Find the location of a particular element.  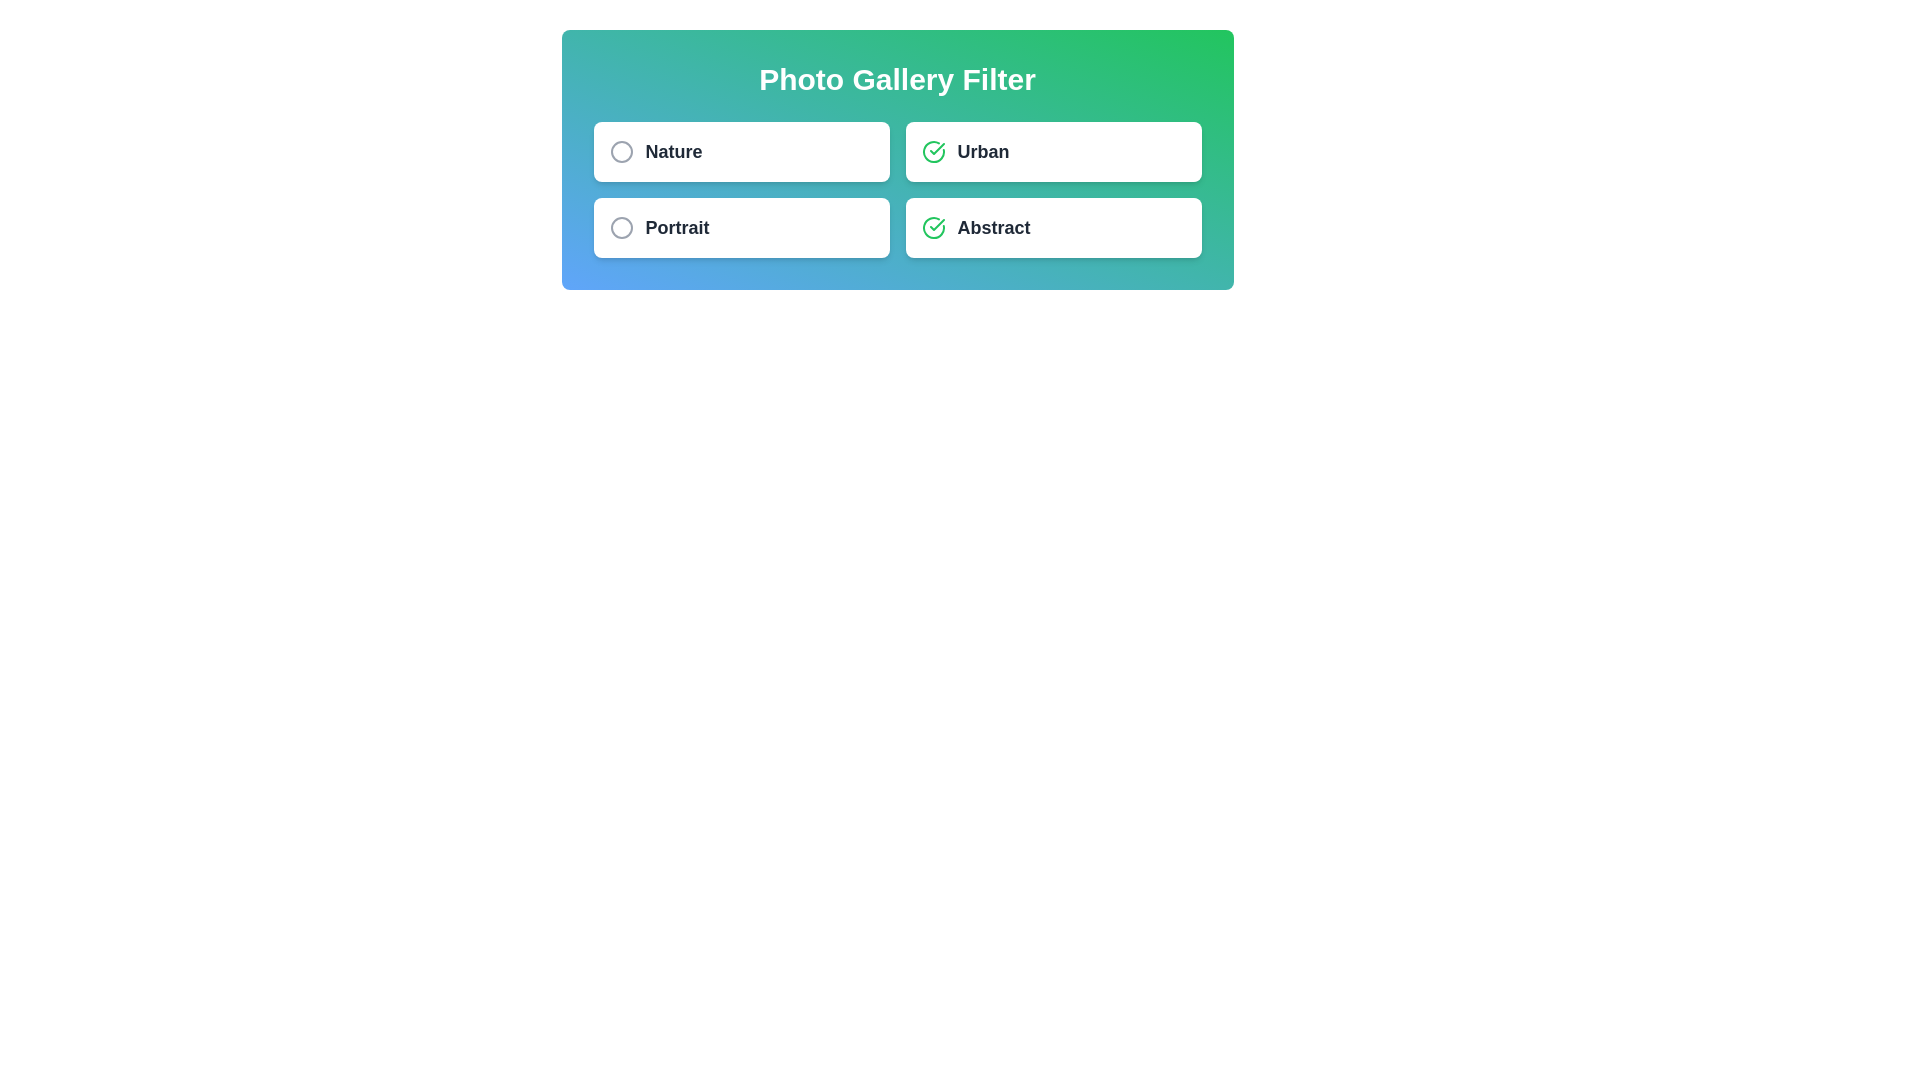

the filter icon to toggle its selection state. The parameter Portrait specifies the filter to interact with is located at coordinates (620, 226).